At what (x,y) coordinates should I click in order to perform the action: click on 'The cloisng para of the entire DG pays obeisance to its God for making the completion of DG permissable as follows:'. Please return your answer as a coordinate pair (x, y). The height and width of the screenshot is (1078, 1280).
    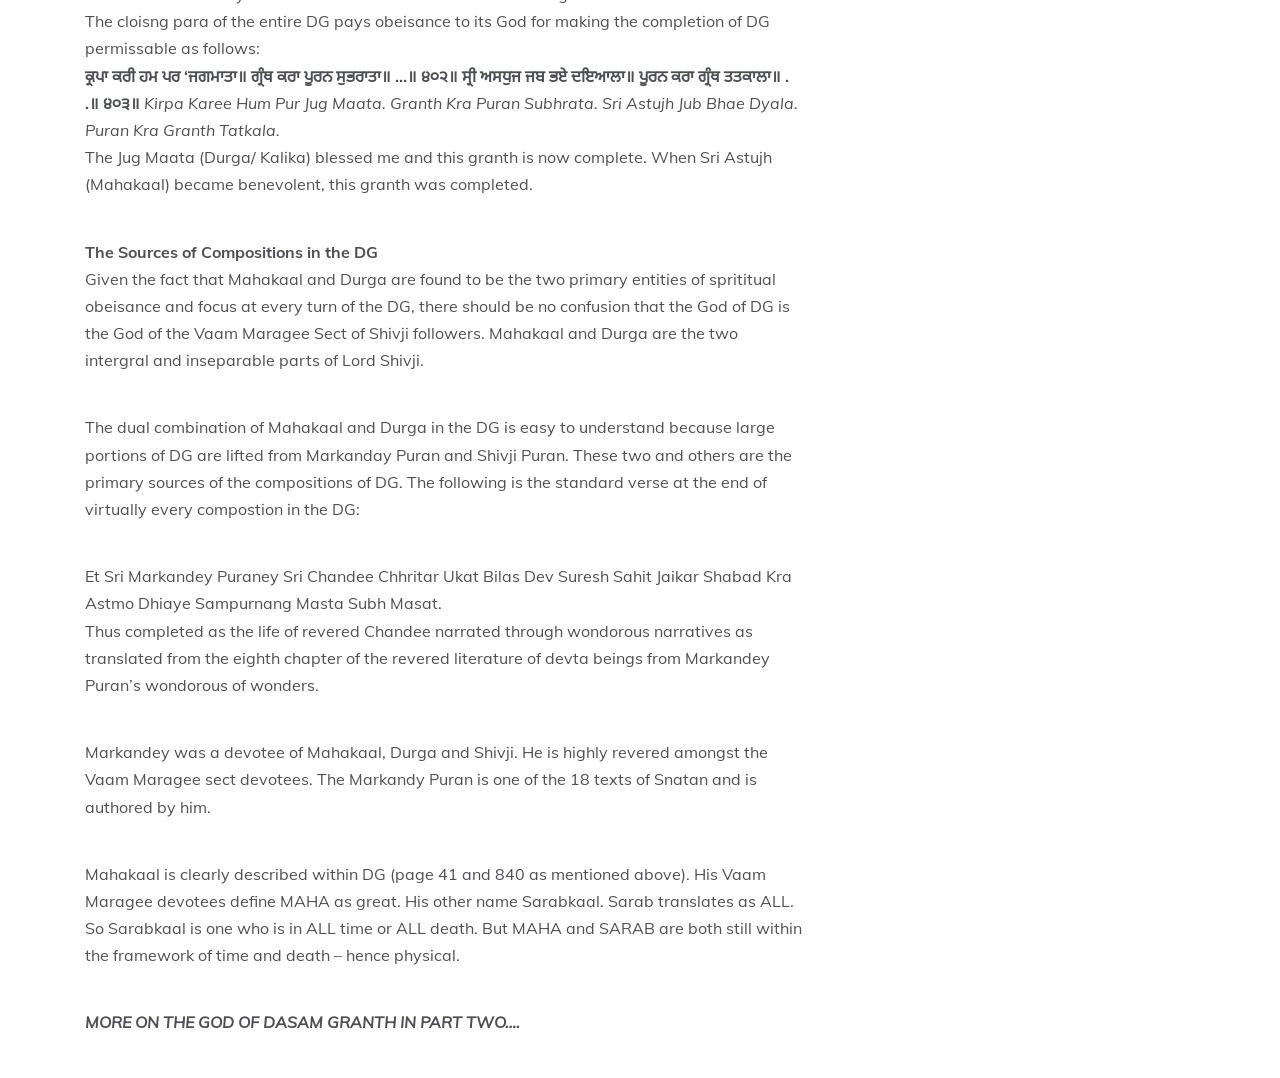
    Looking at the image, I should click on (426, 33).